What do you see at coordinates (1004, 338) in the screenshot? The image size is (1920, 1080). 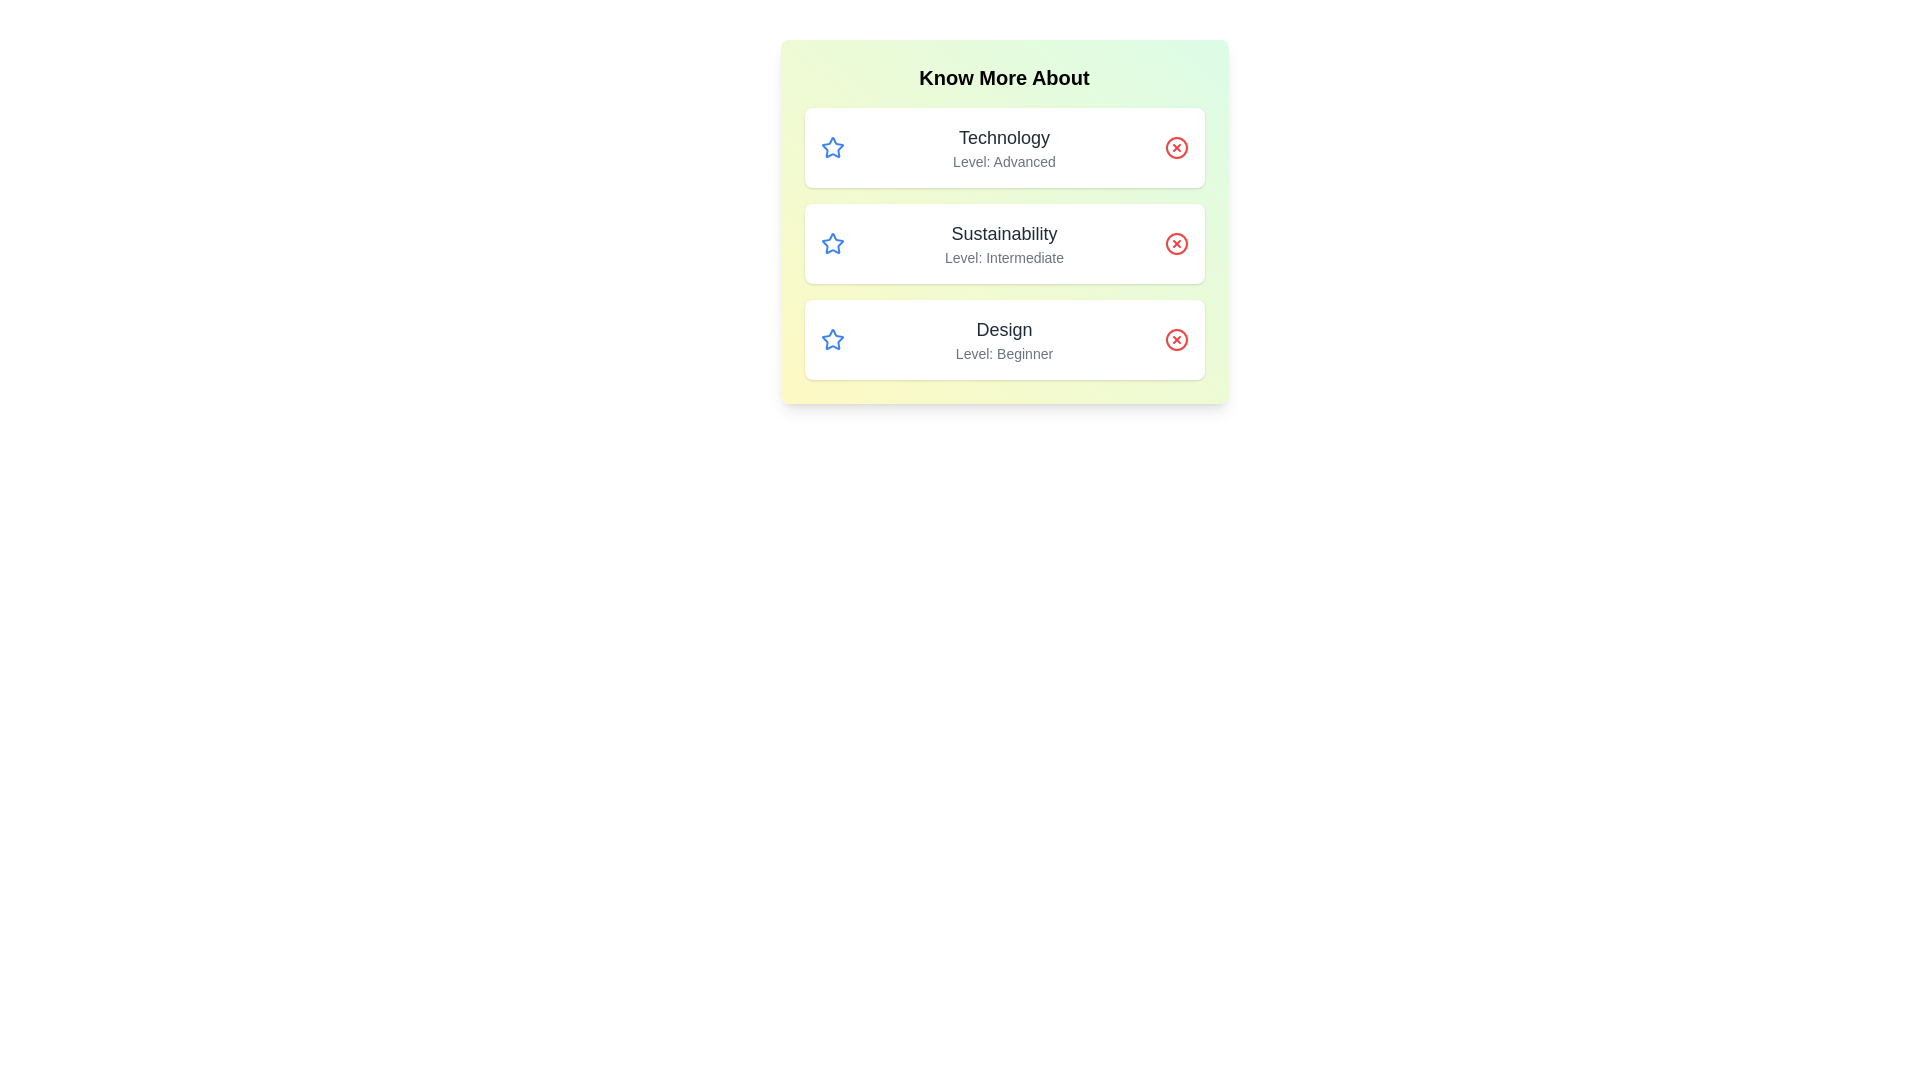 I see `the list item corresponding to Design` at bounding box center [1004, 338].